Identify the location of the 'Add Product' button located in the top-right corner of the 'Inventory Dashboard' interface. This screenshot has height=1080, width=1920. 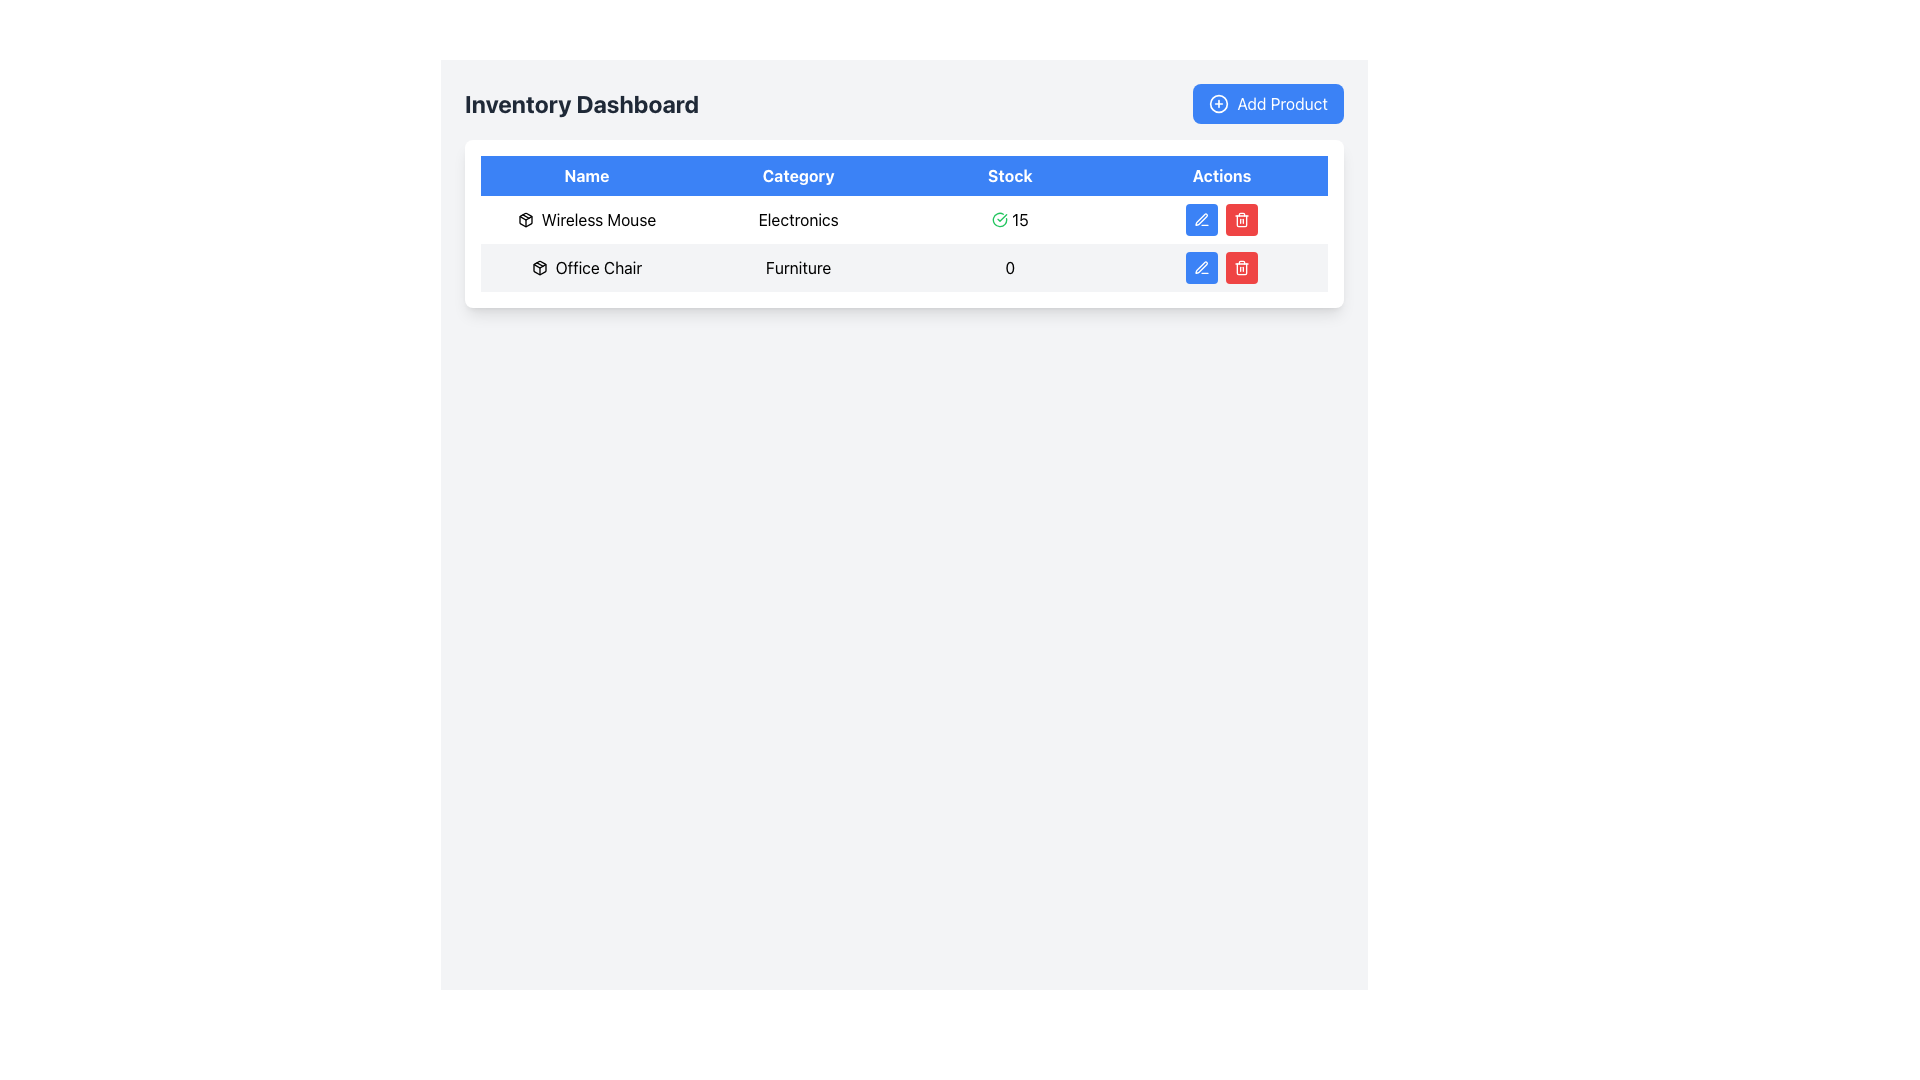
(1267, 104).